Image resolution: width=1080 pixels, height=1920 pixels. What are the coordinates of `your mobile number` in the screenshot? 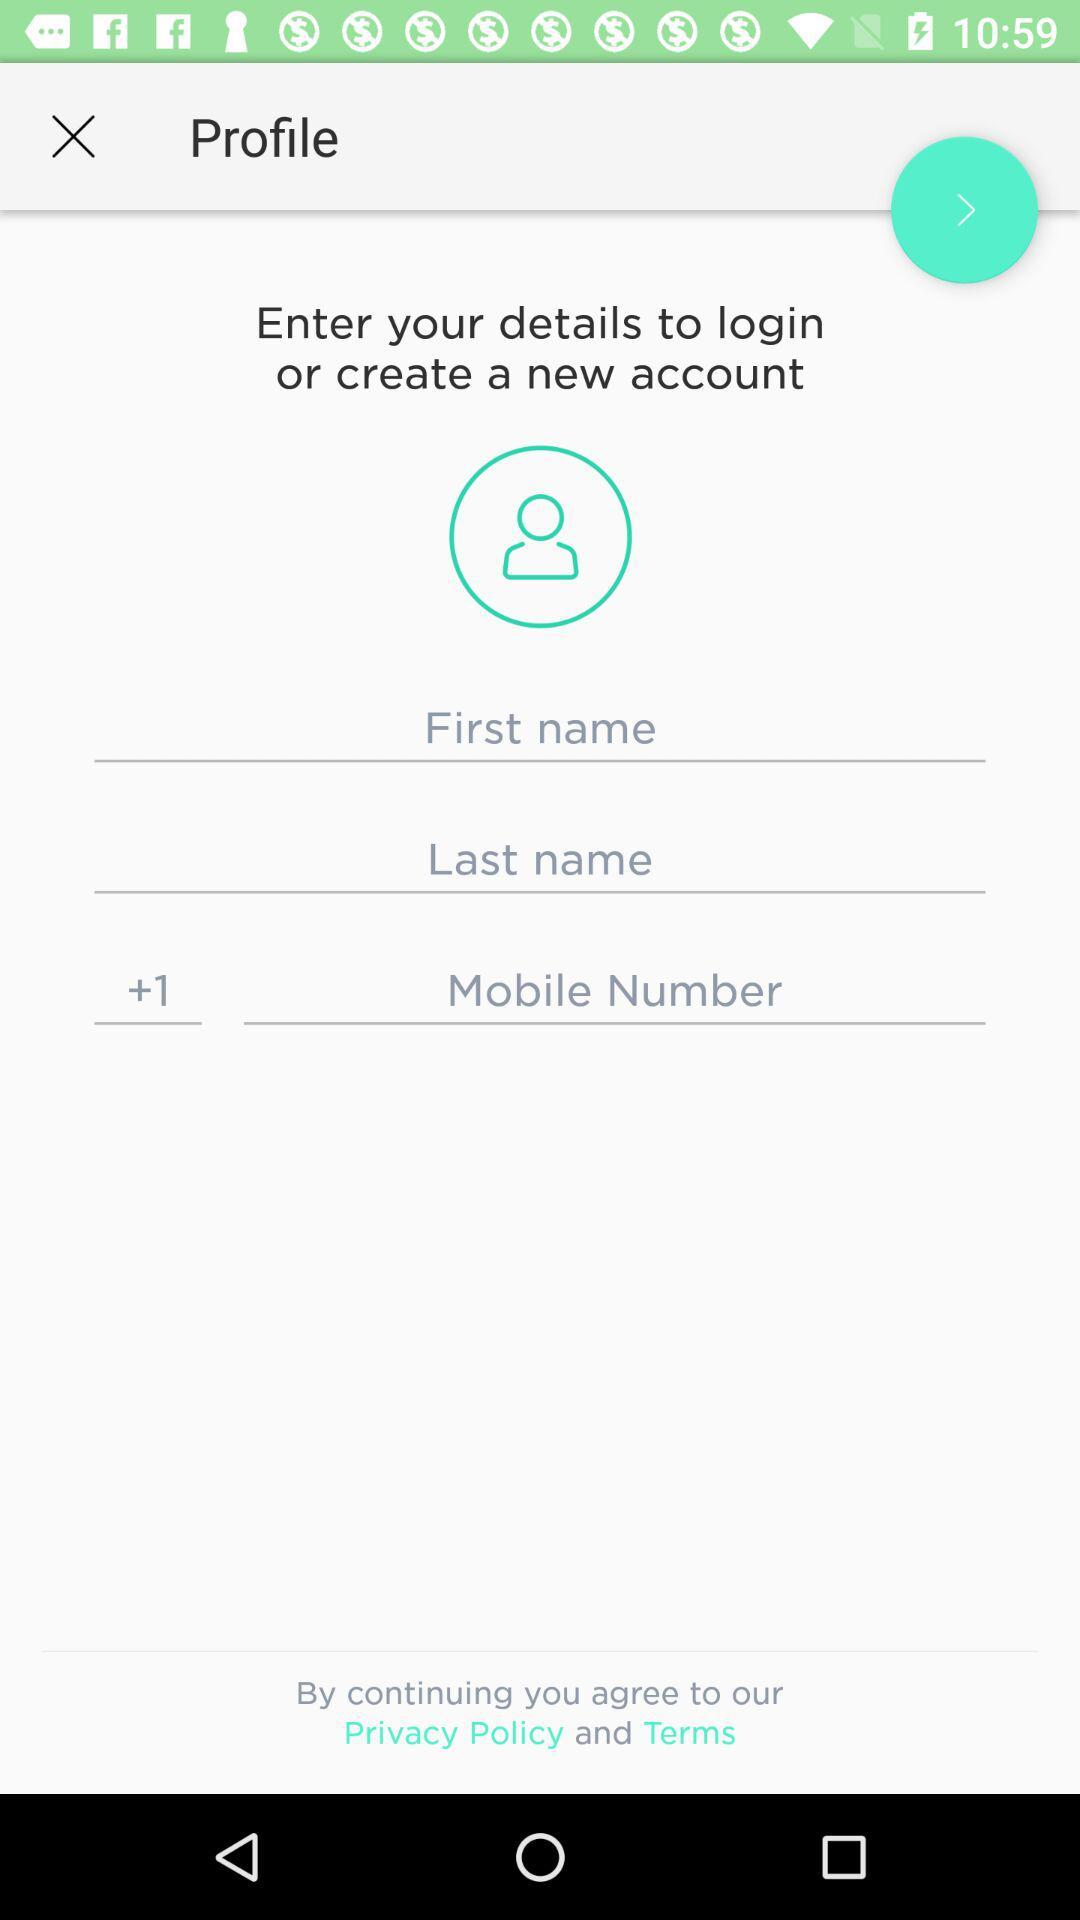 It's located at (613, 990).